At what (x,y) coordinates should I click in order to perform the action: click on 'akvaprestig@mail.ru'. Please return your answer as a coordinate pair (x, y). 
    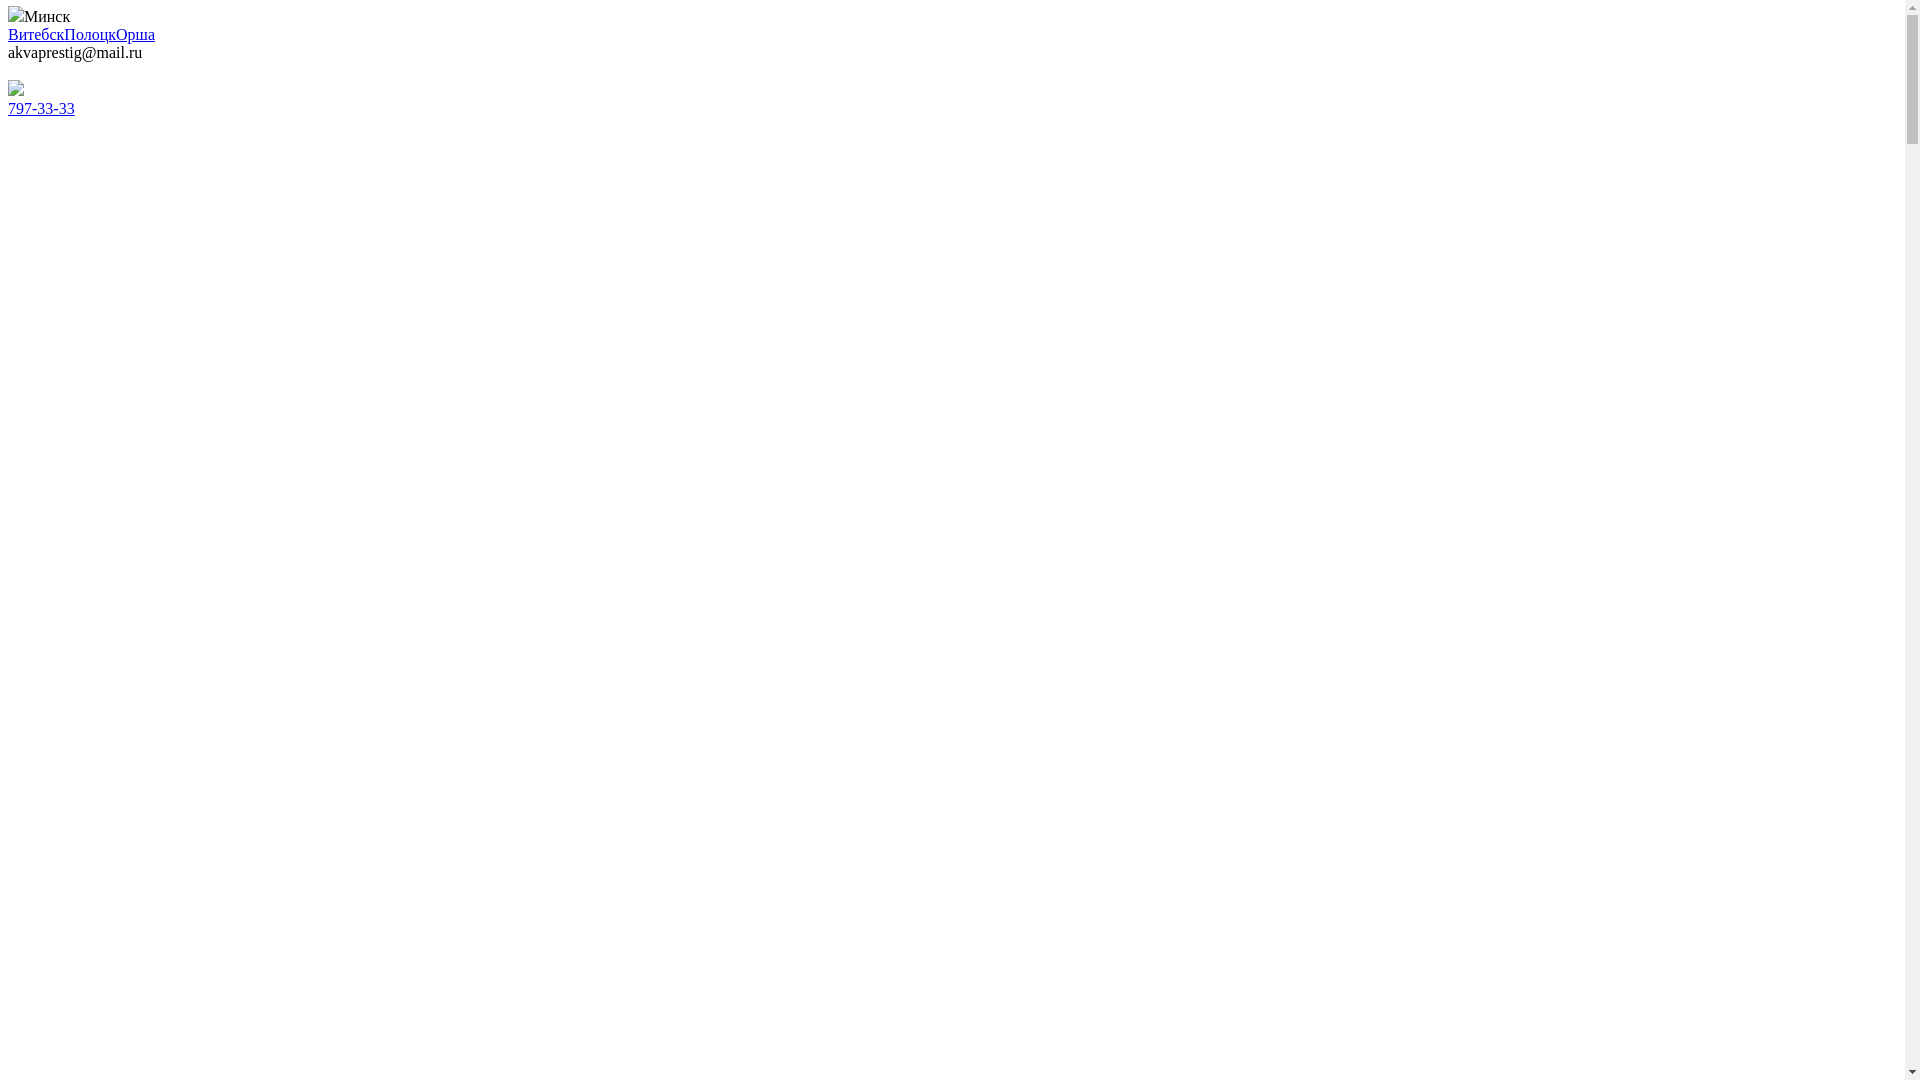
    Looking at the image, I should click on (75, 51).